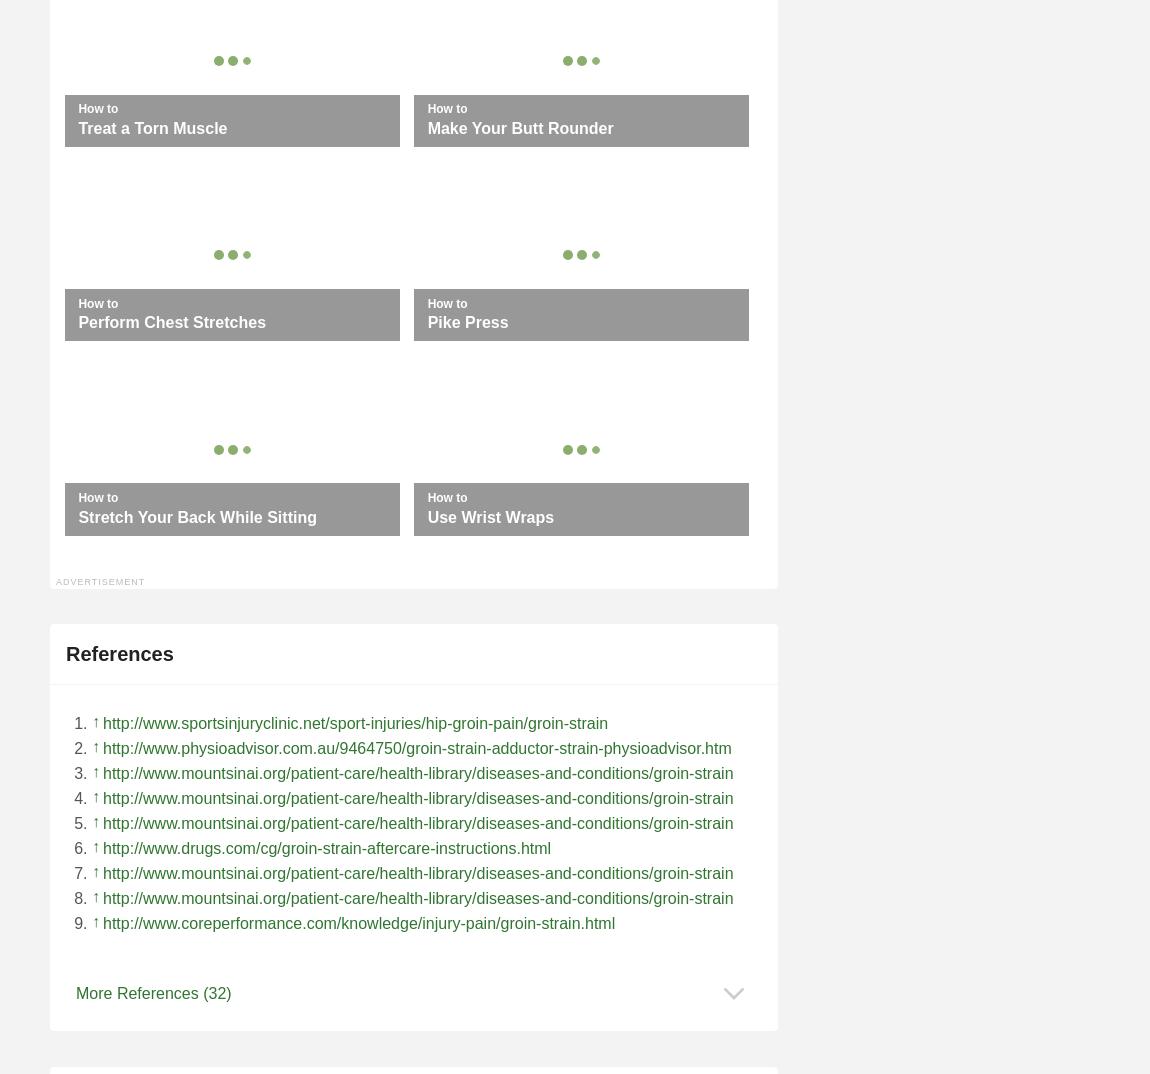 The width and height of the screenshot is (1150, 1074). Describe the element at coordinates (102, 922) in the screenshot. I see `'http://www.coreperformance.com/knowledge/injury-pain/groin-strain.html'` at that location.